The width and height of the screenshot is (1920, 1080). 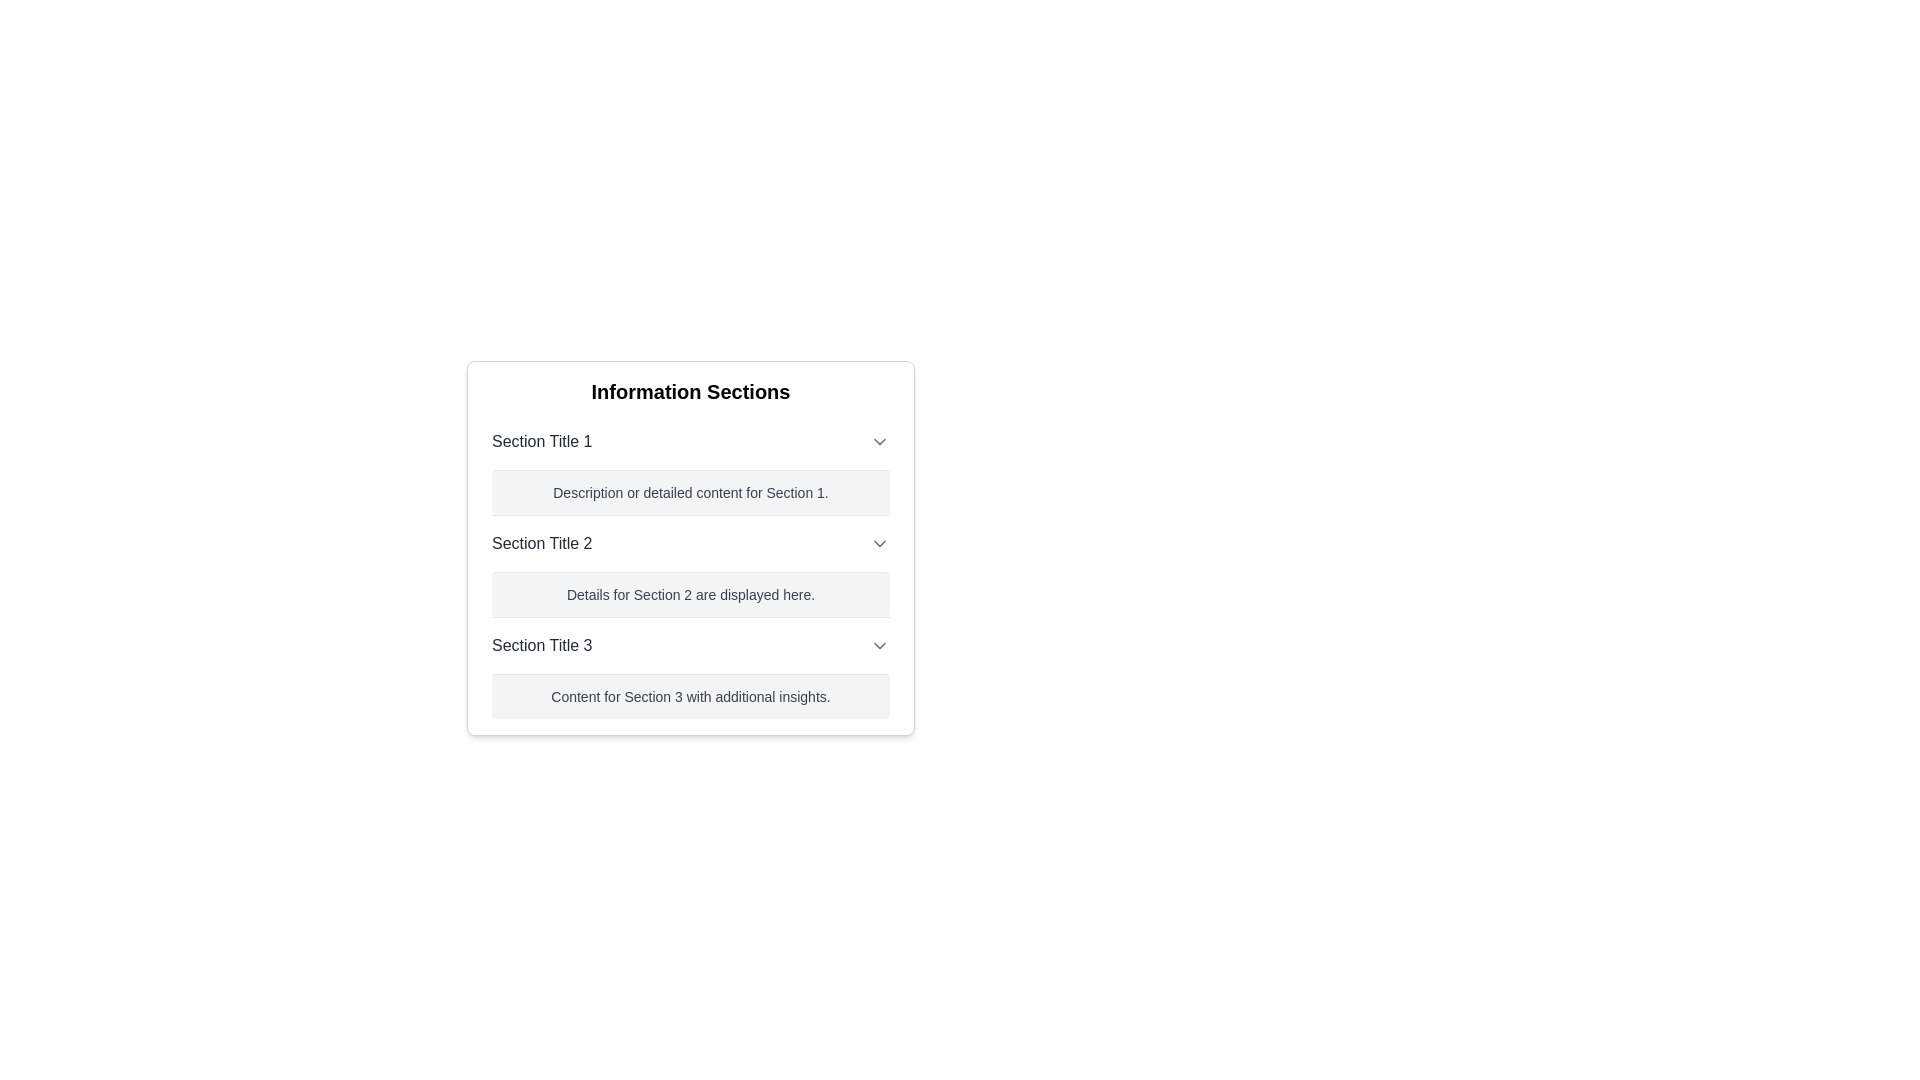 I want to click on static text element that displays the phrase 'Details for Section 2 are displayed here.', which is centrally located within the display box of Section 2, so click(x=691, y=593).